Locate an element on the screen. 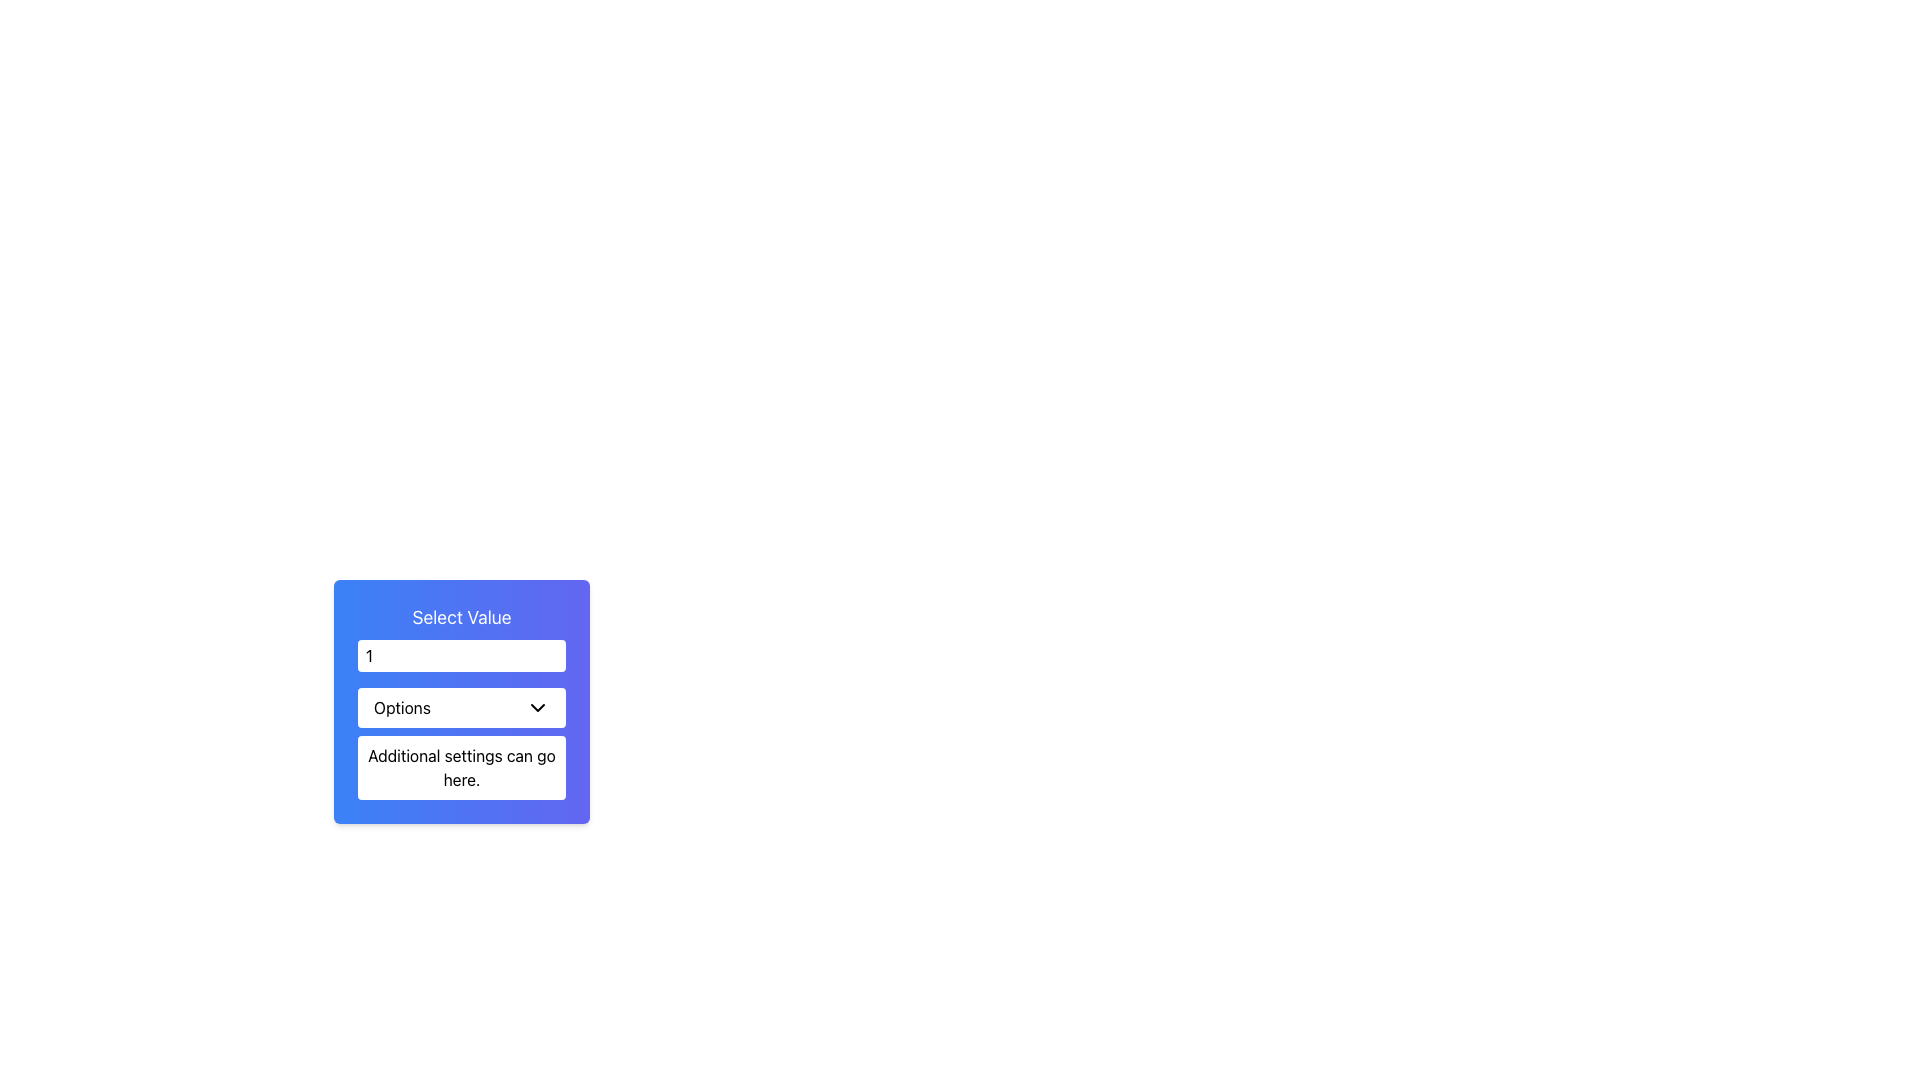 The image size is (1920, 1080). the downward-pointing chevron icon located at the far right of the 'Options' button is located at coordinates (537, 707).